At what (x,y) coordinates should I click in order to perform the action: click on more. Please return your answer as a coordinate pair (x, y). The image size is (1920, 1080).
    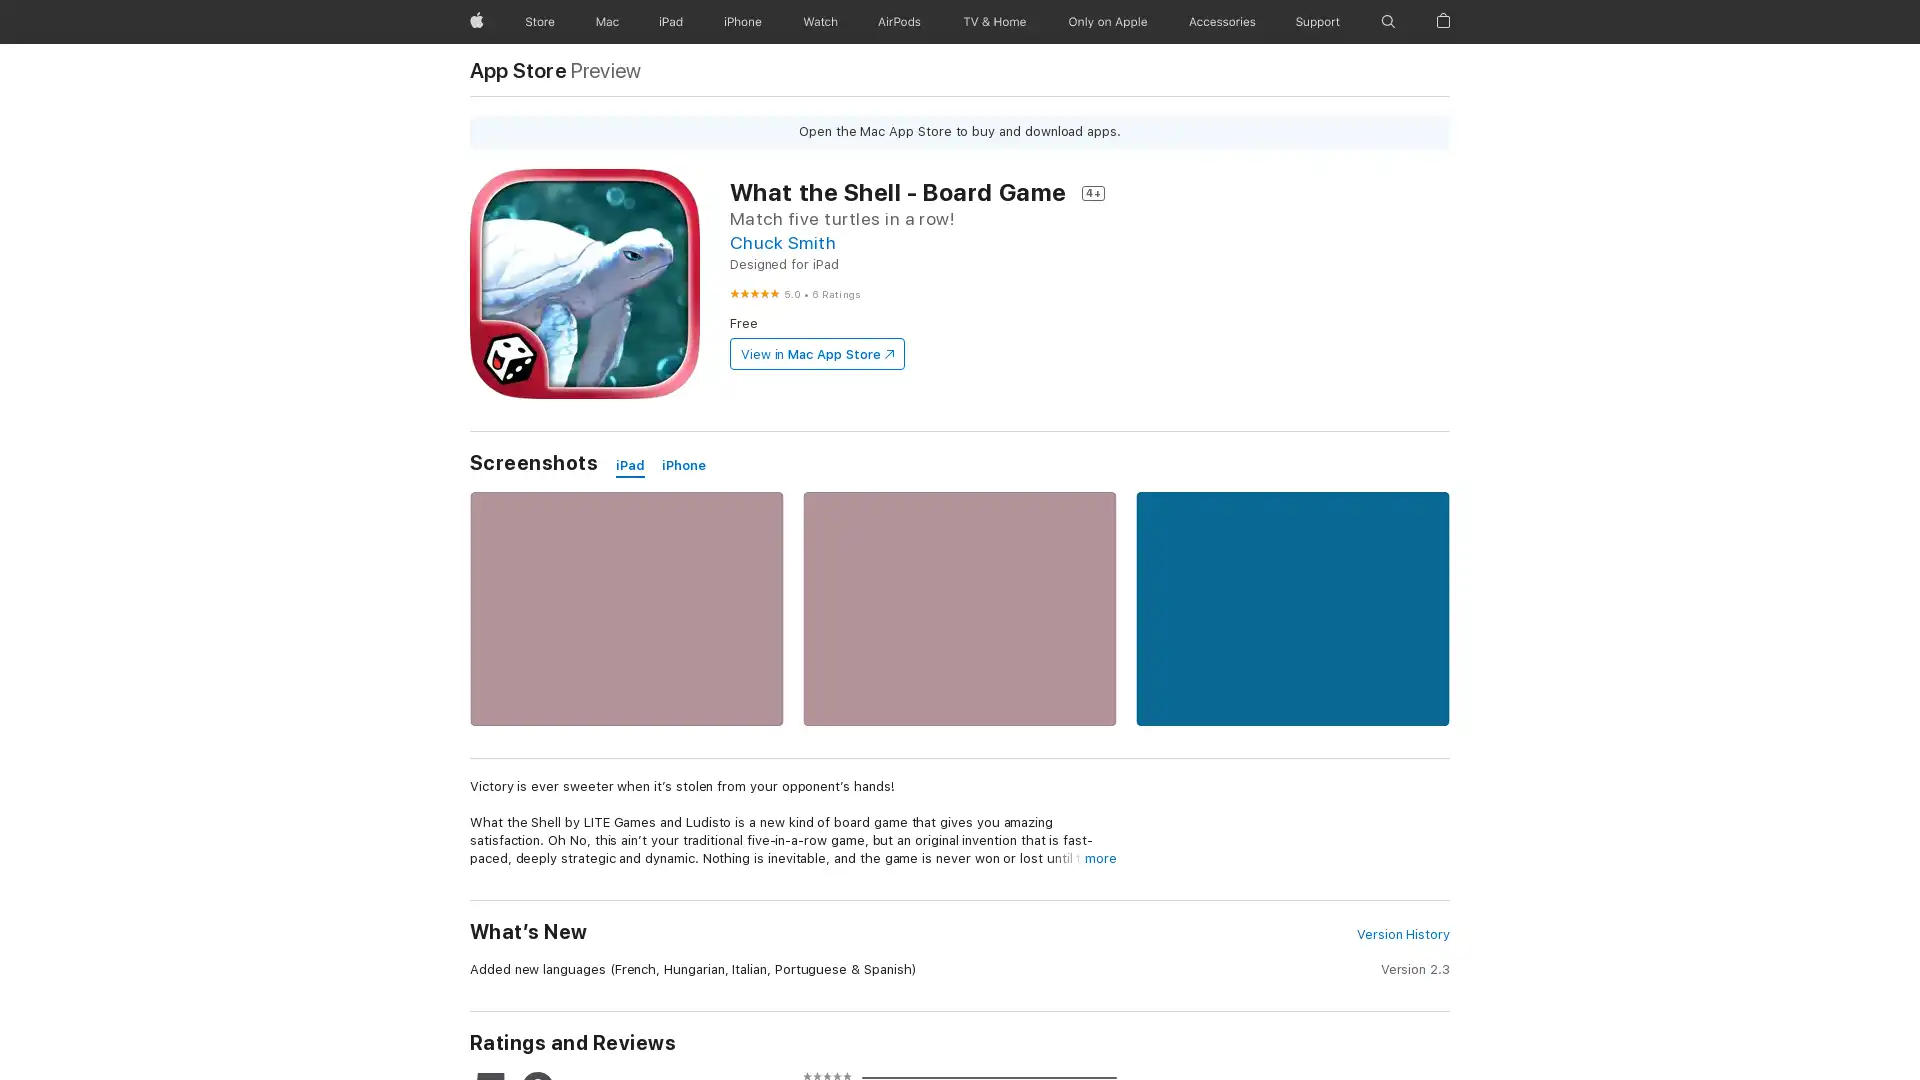
    Looking at the image, I should click on (1099, 858).